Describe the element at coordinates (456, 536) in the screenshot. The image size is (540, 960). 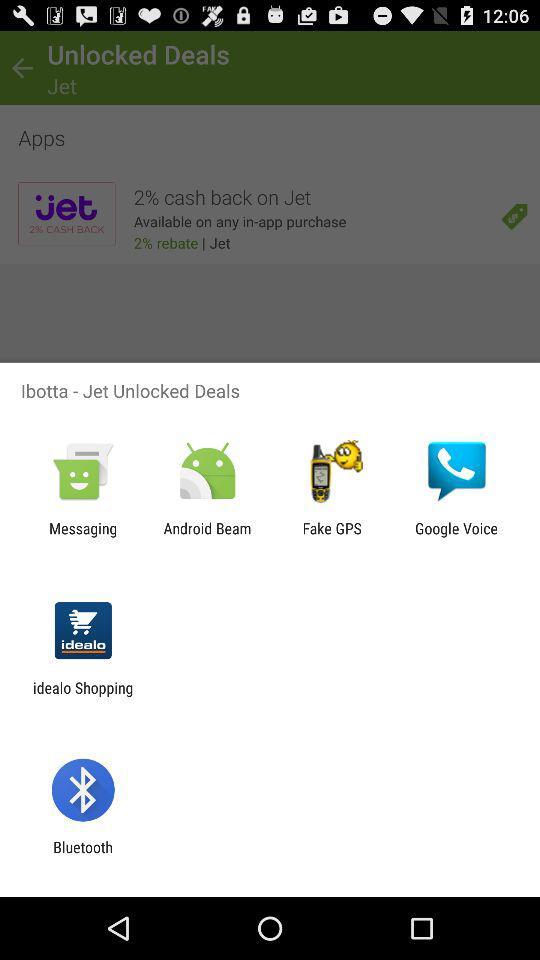
I see `google voice icon` at that location.